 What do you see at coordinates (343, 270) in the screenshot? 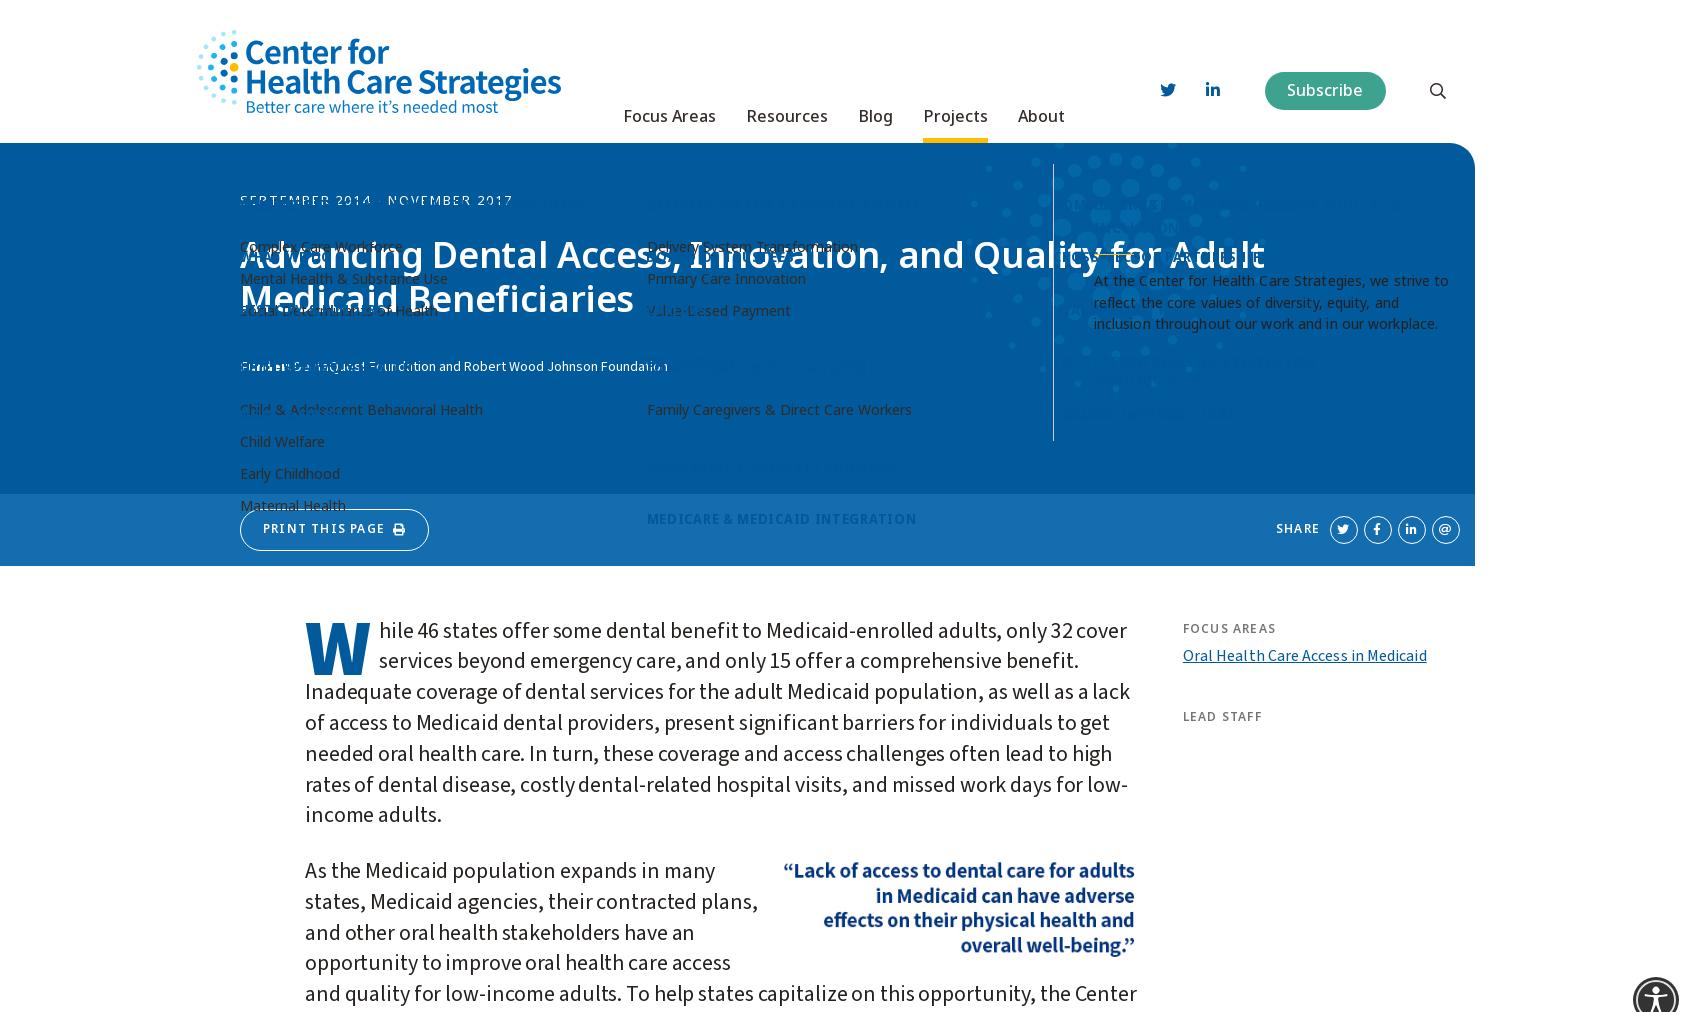
I see `'Mental Health & Substance Use'` at bounding box center [343, 270].